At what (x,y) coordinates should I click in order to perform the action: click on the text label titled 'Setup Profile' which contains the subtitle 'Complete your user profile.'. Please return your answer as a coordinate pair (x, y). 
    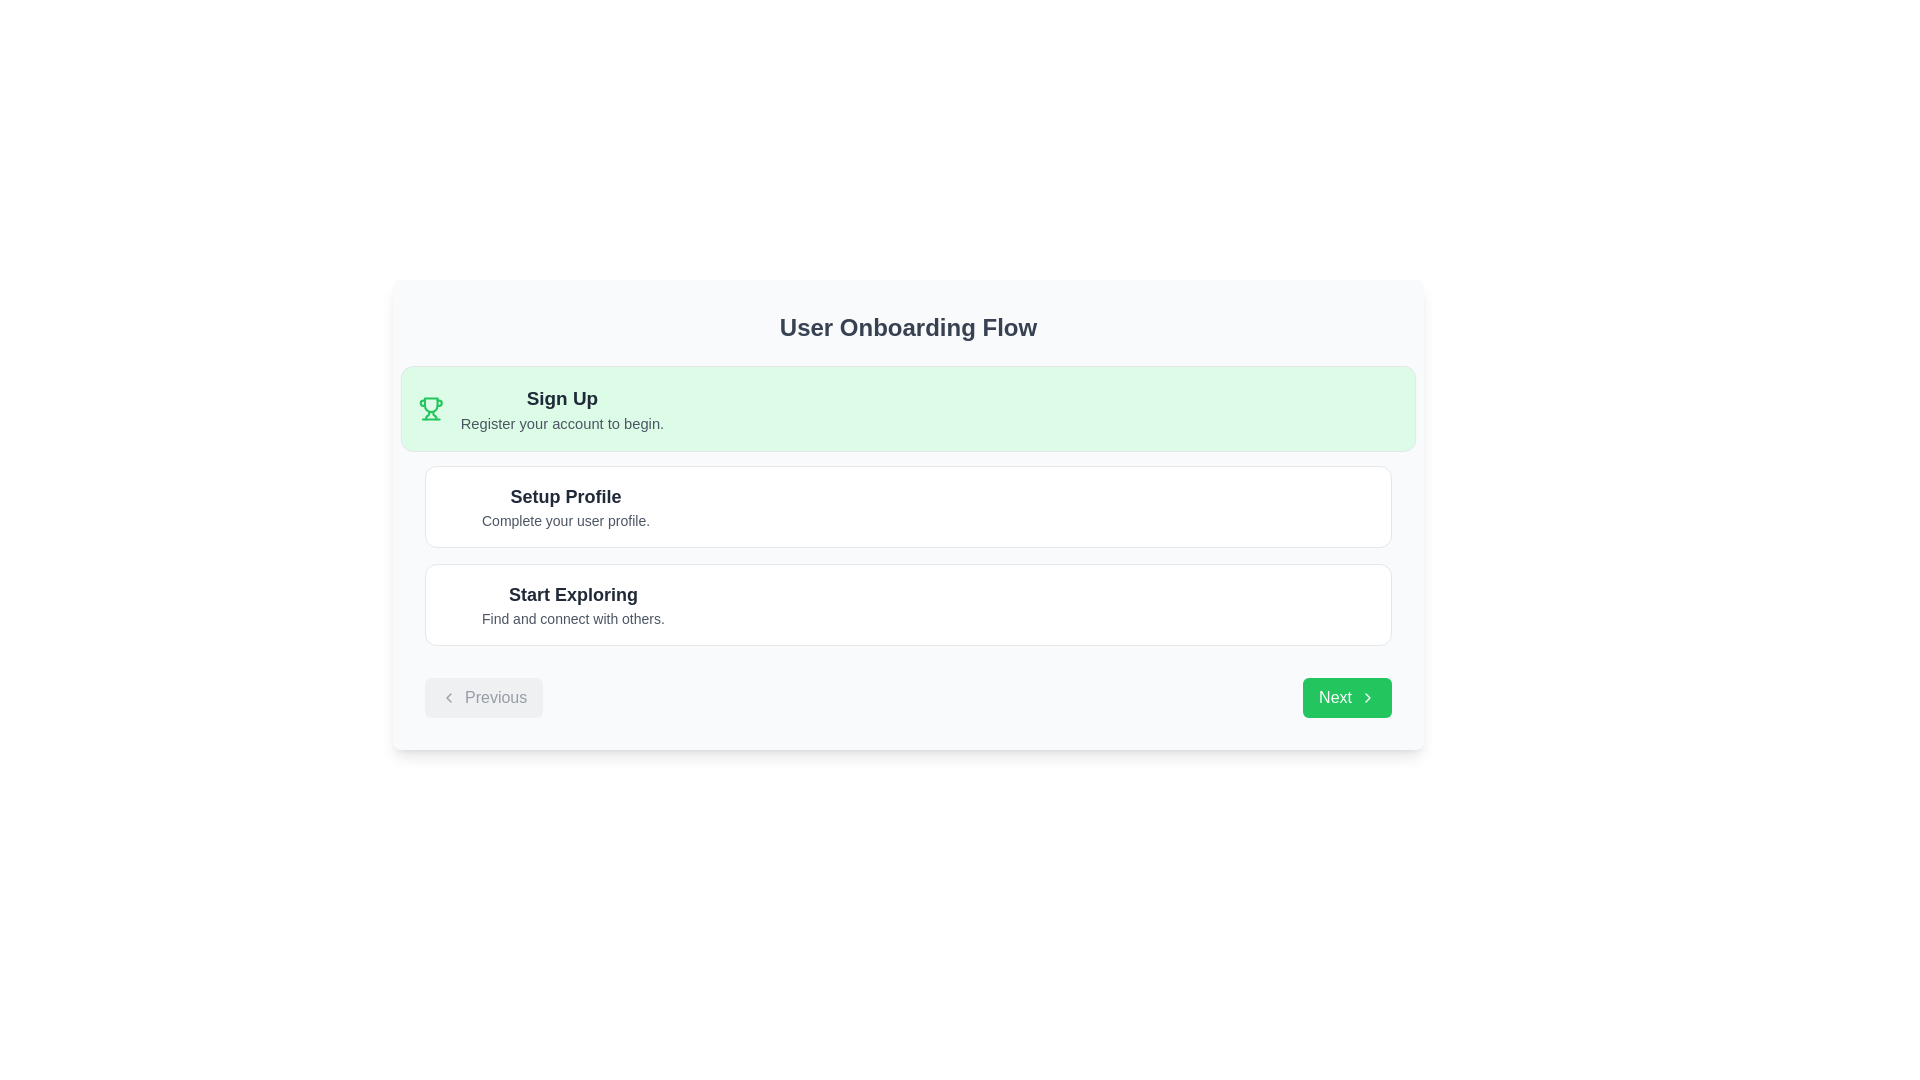
    Looking at the image, I should click on (565, 505).